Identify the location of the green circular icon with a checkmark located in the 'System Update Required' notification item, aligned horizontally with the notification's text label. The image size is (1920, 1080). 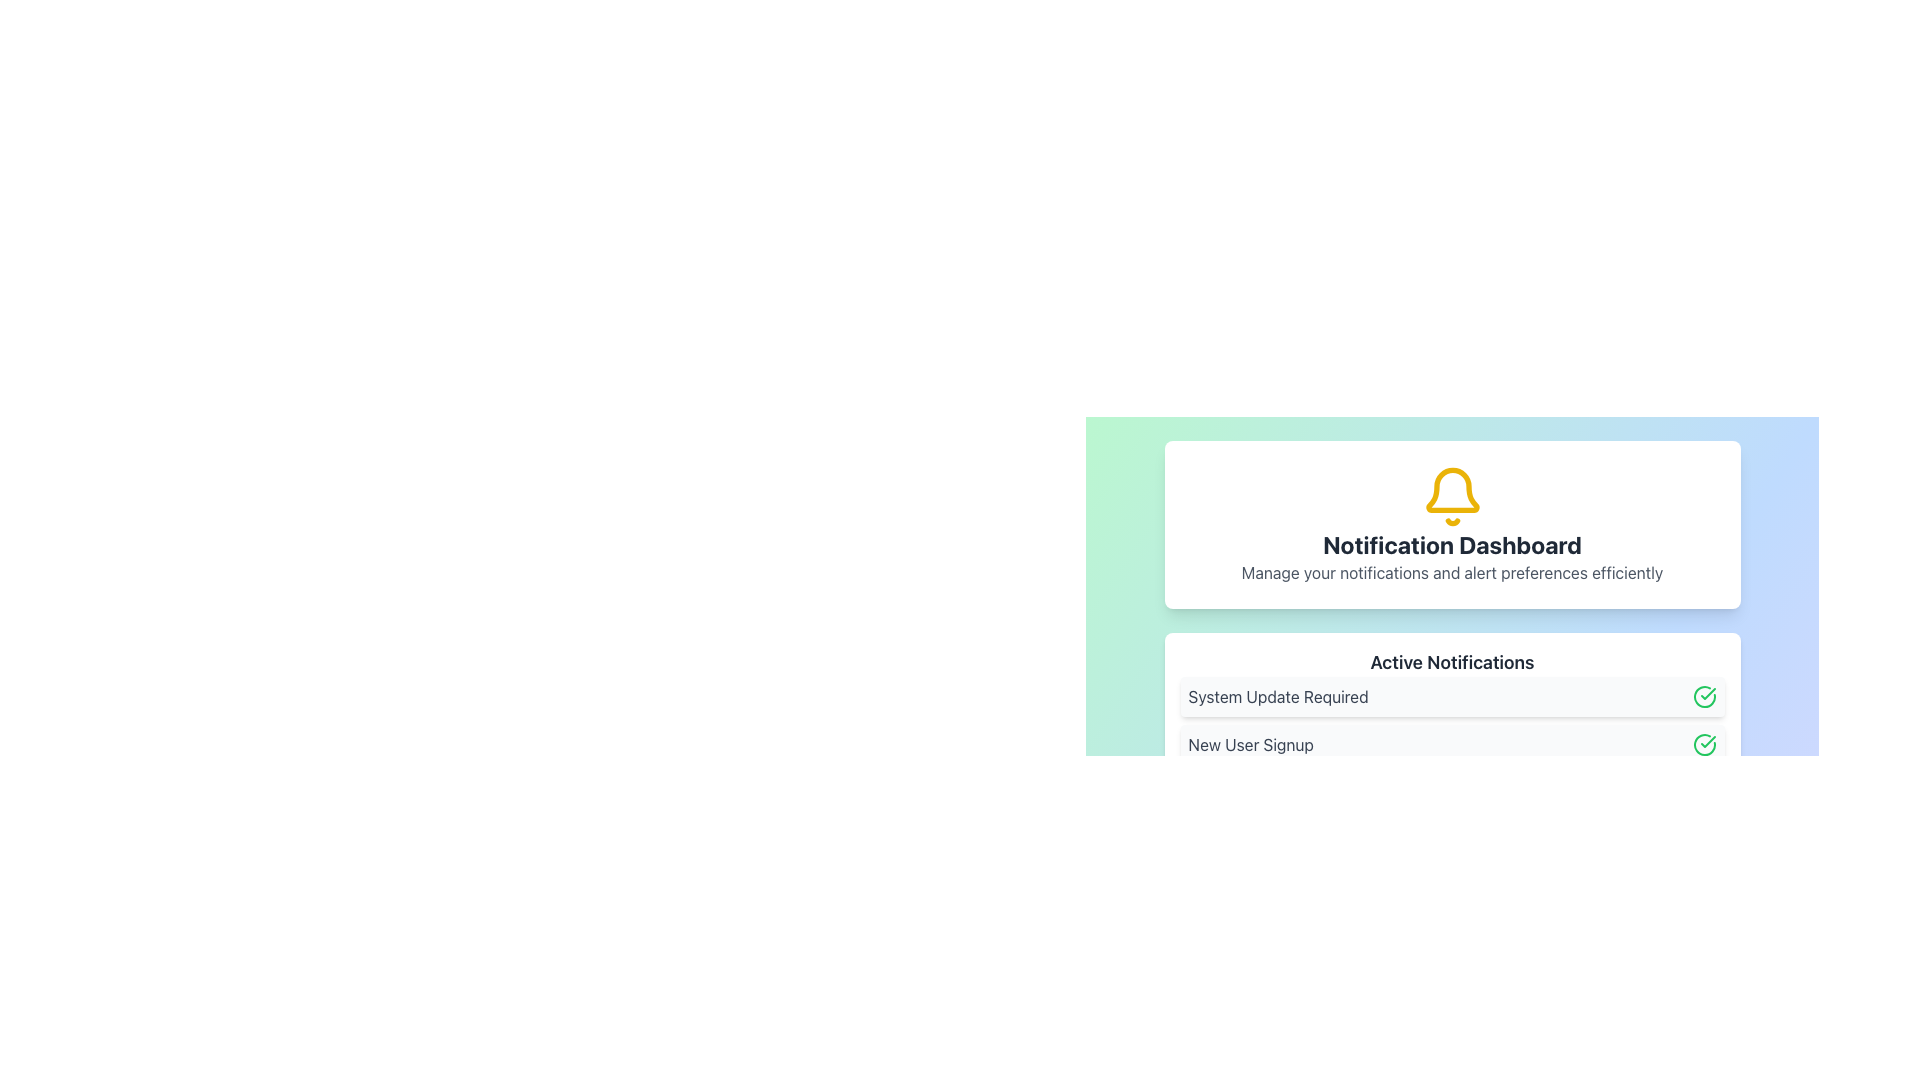
(1703, 696).